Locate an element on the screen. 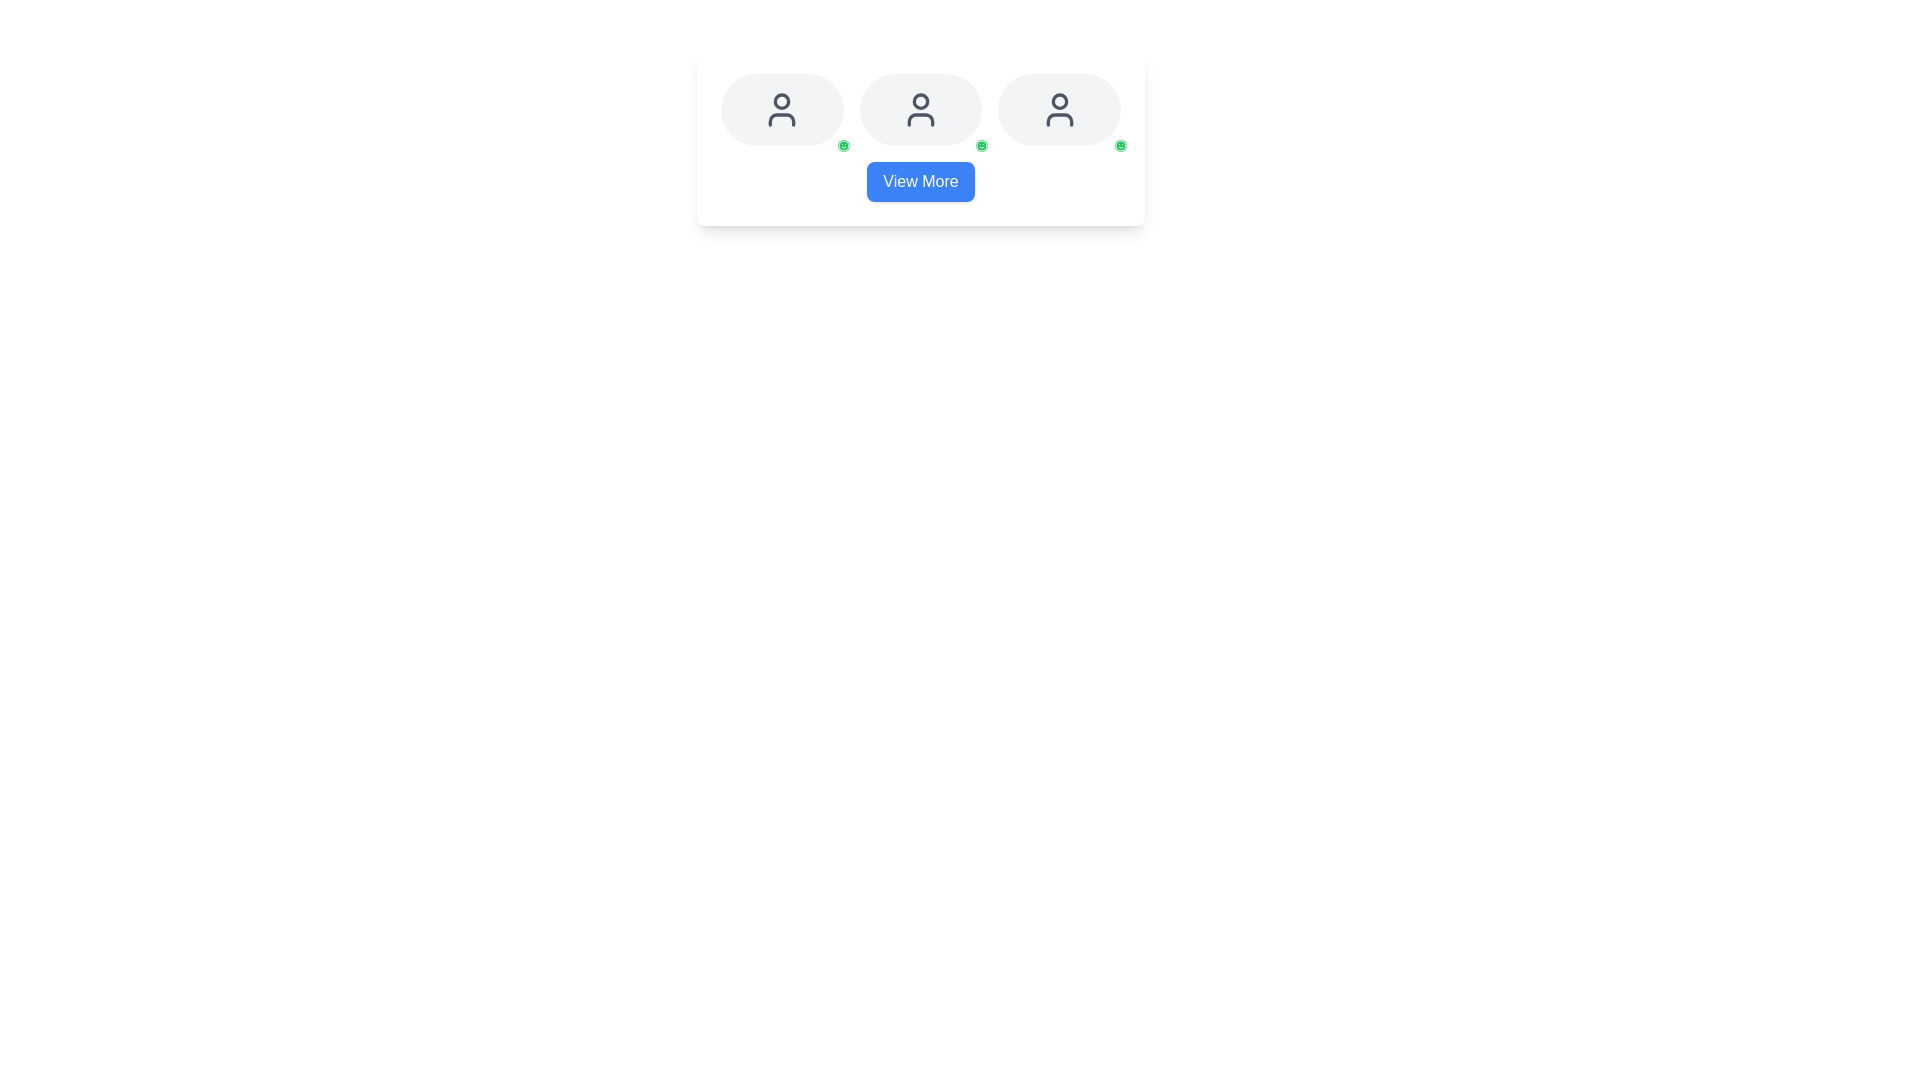 This screenshot has height=1080, width=1920. the small circular Status Indicator with a green background and white border, featuring a white smiley face icon, located at the bottom-right corner of the profile image is located at coordinates (982, 145).